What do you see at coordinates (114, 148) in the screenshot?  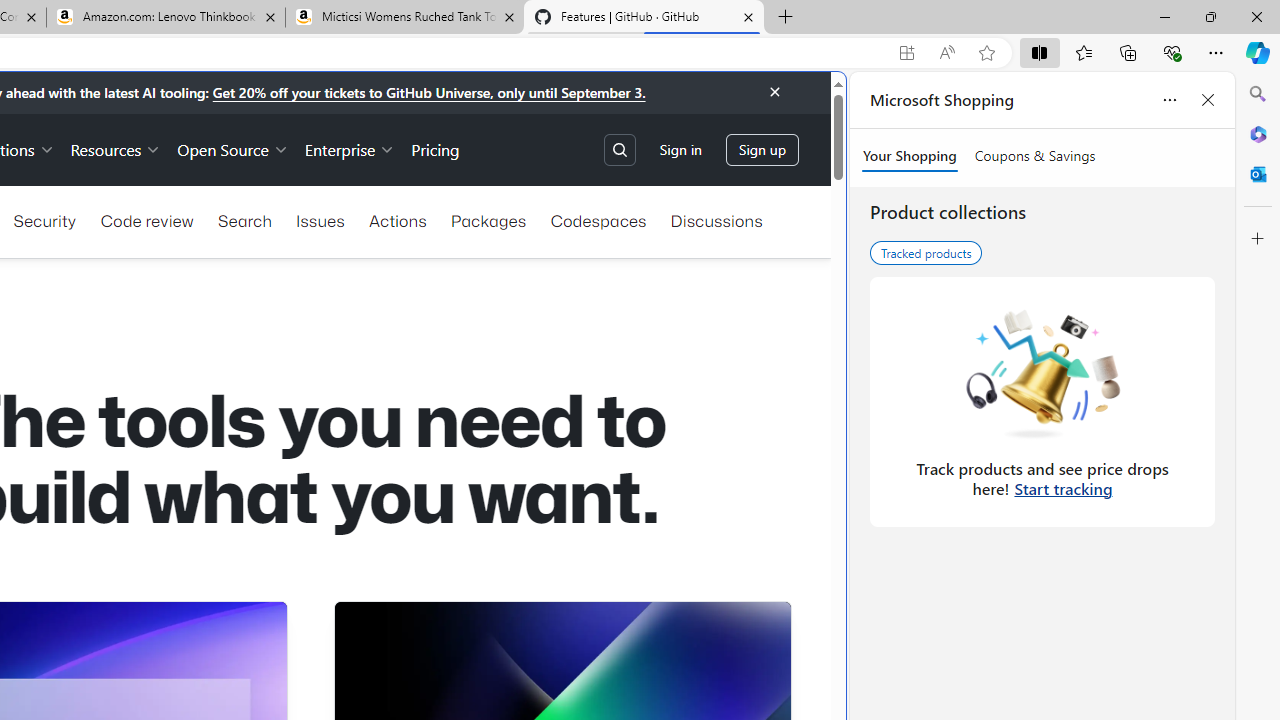 I see `'Resources'` at bounding box center [114, 148].